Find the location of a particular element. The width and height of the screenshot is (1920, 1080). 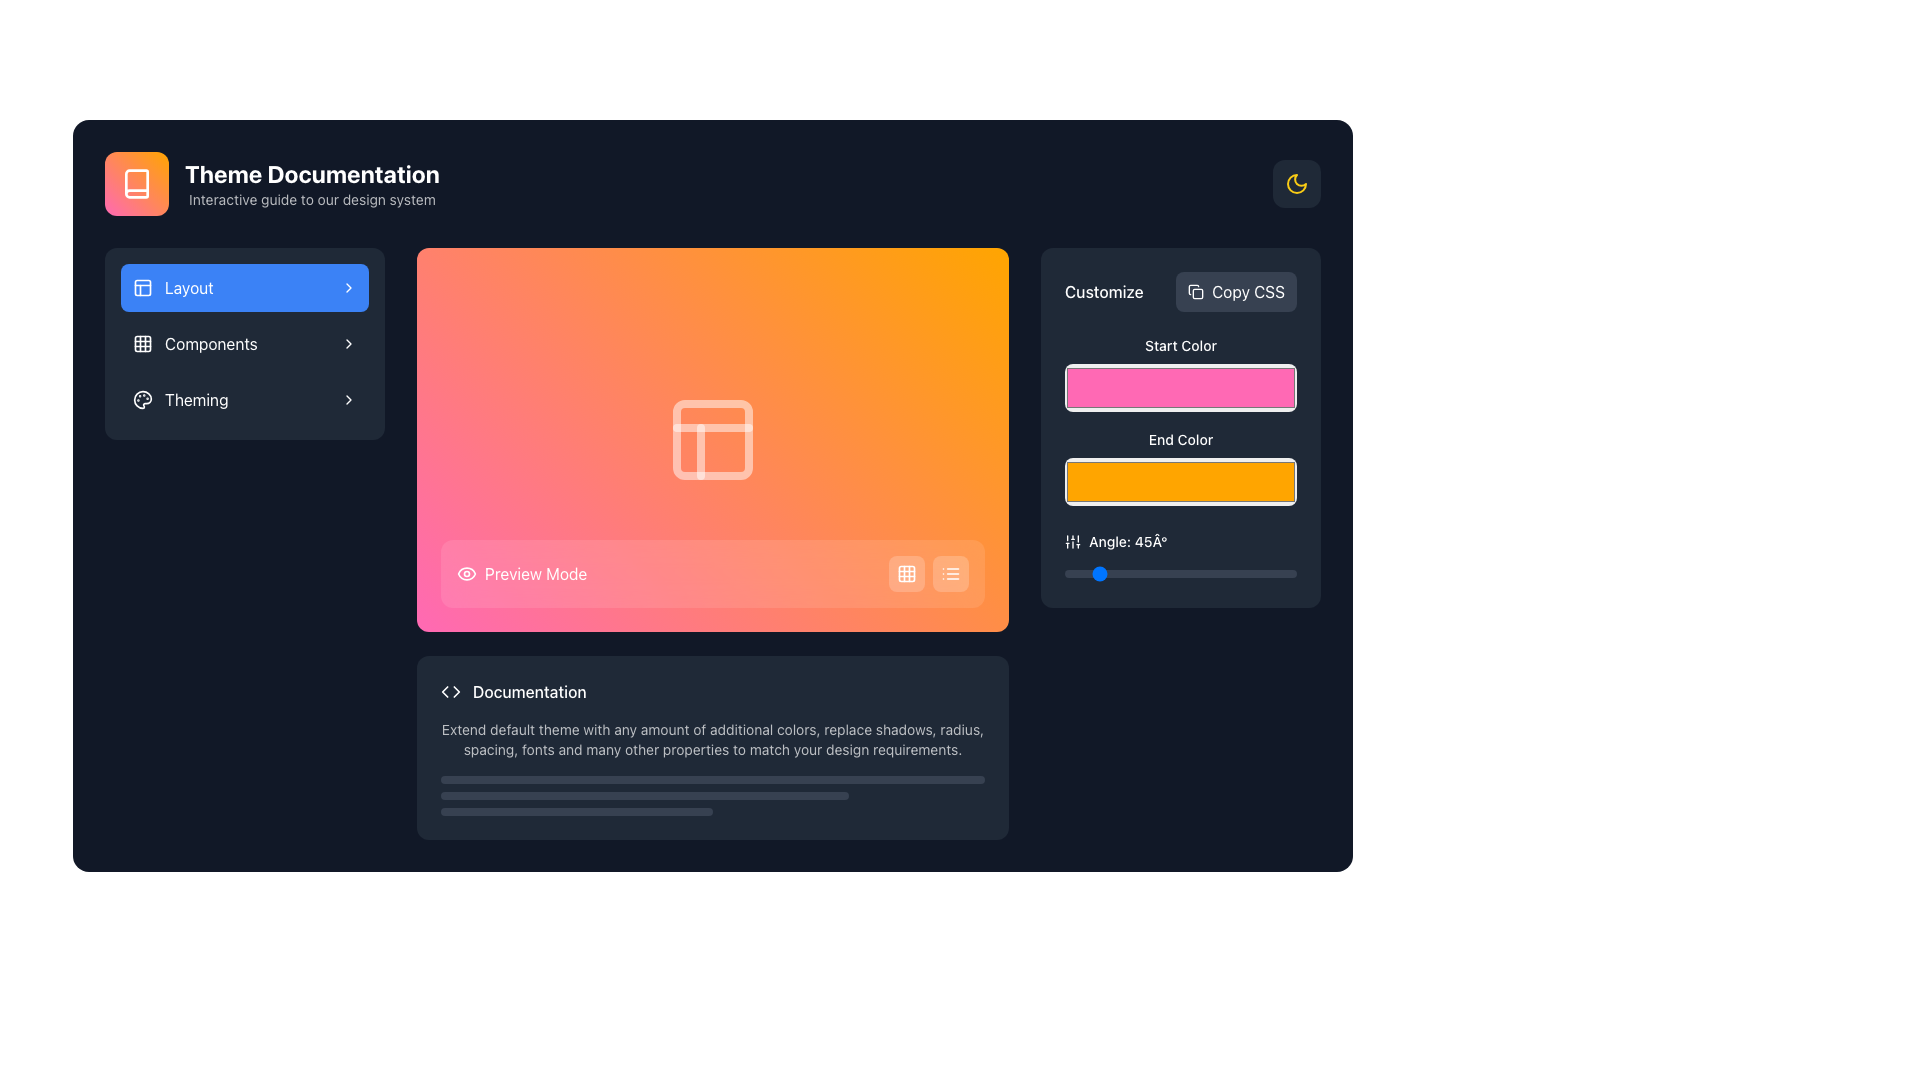

the slider value is located at coordinates (1212, 574).